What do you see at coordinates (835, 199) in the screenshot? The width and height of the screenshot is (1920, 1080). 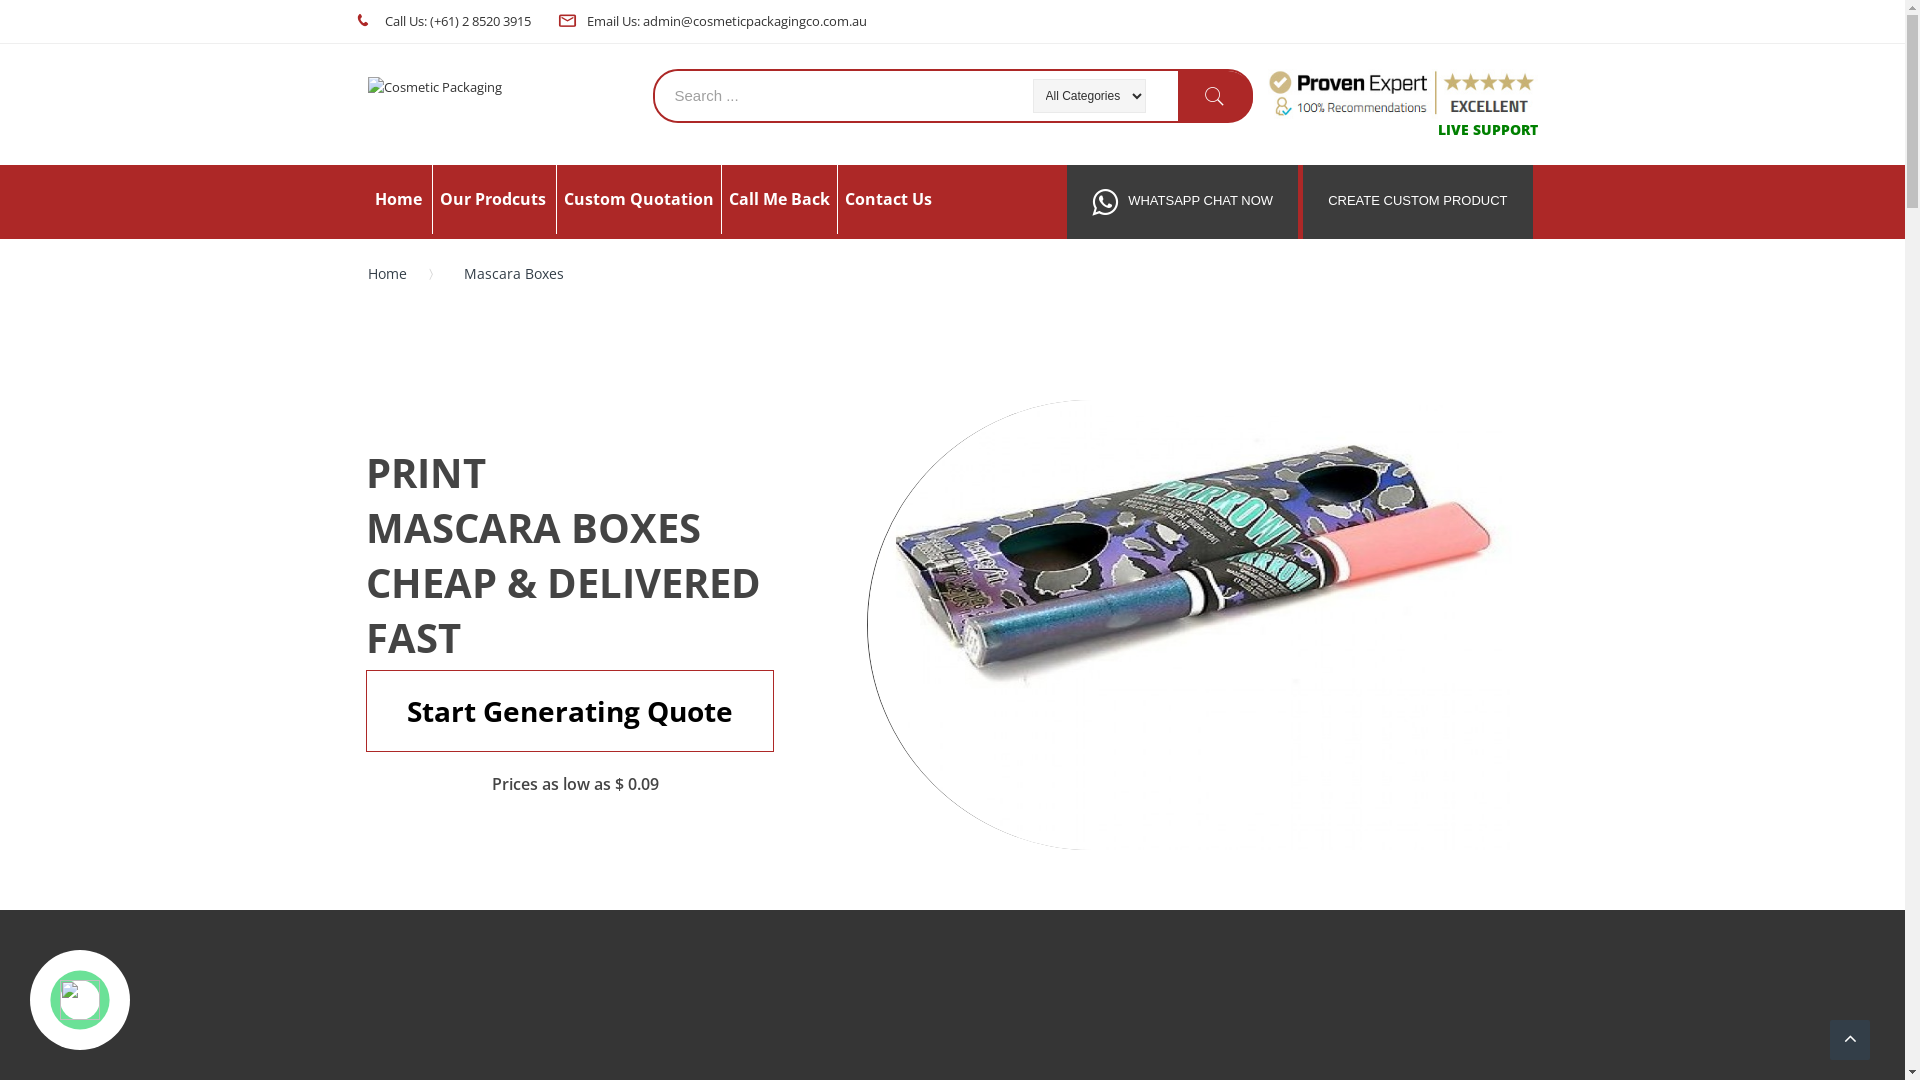 I see `'Contact Us'` at bounding box center [835, 199].